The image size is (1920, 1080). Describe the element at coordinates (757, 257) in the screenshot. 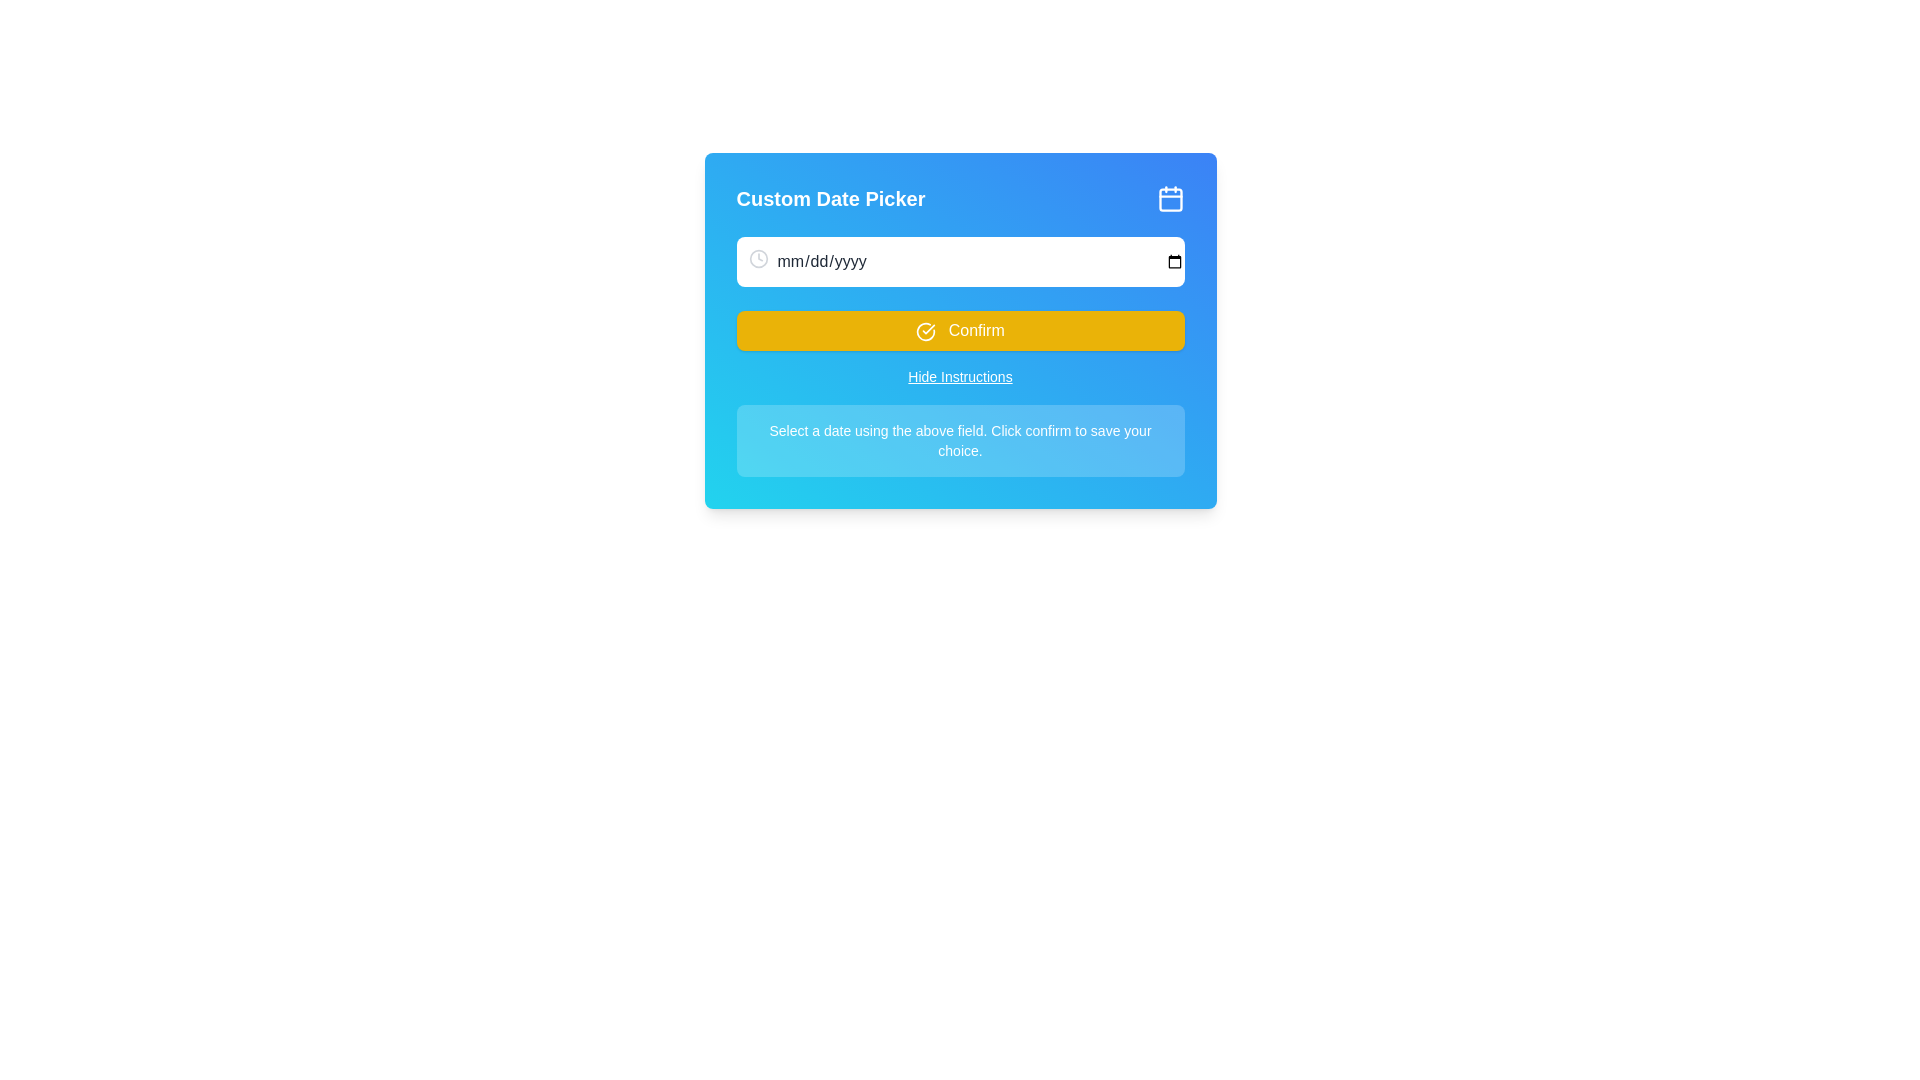

I see `the small gray clock icon located on the far left of the date input field in the 'Custom Date Picker' dialog` at that location.